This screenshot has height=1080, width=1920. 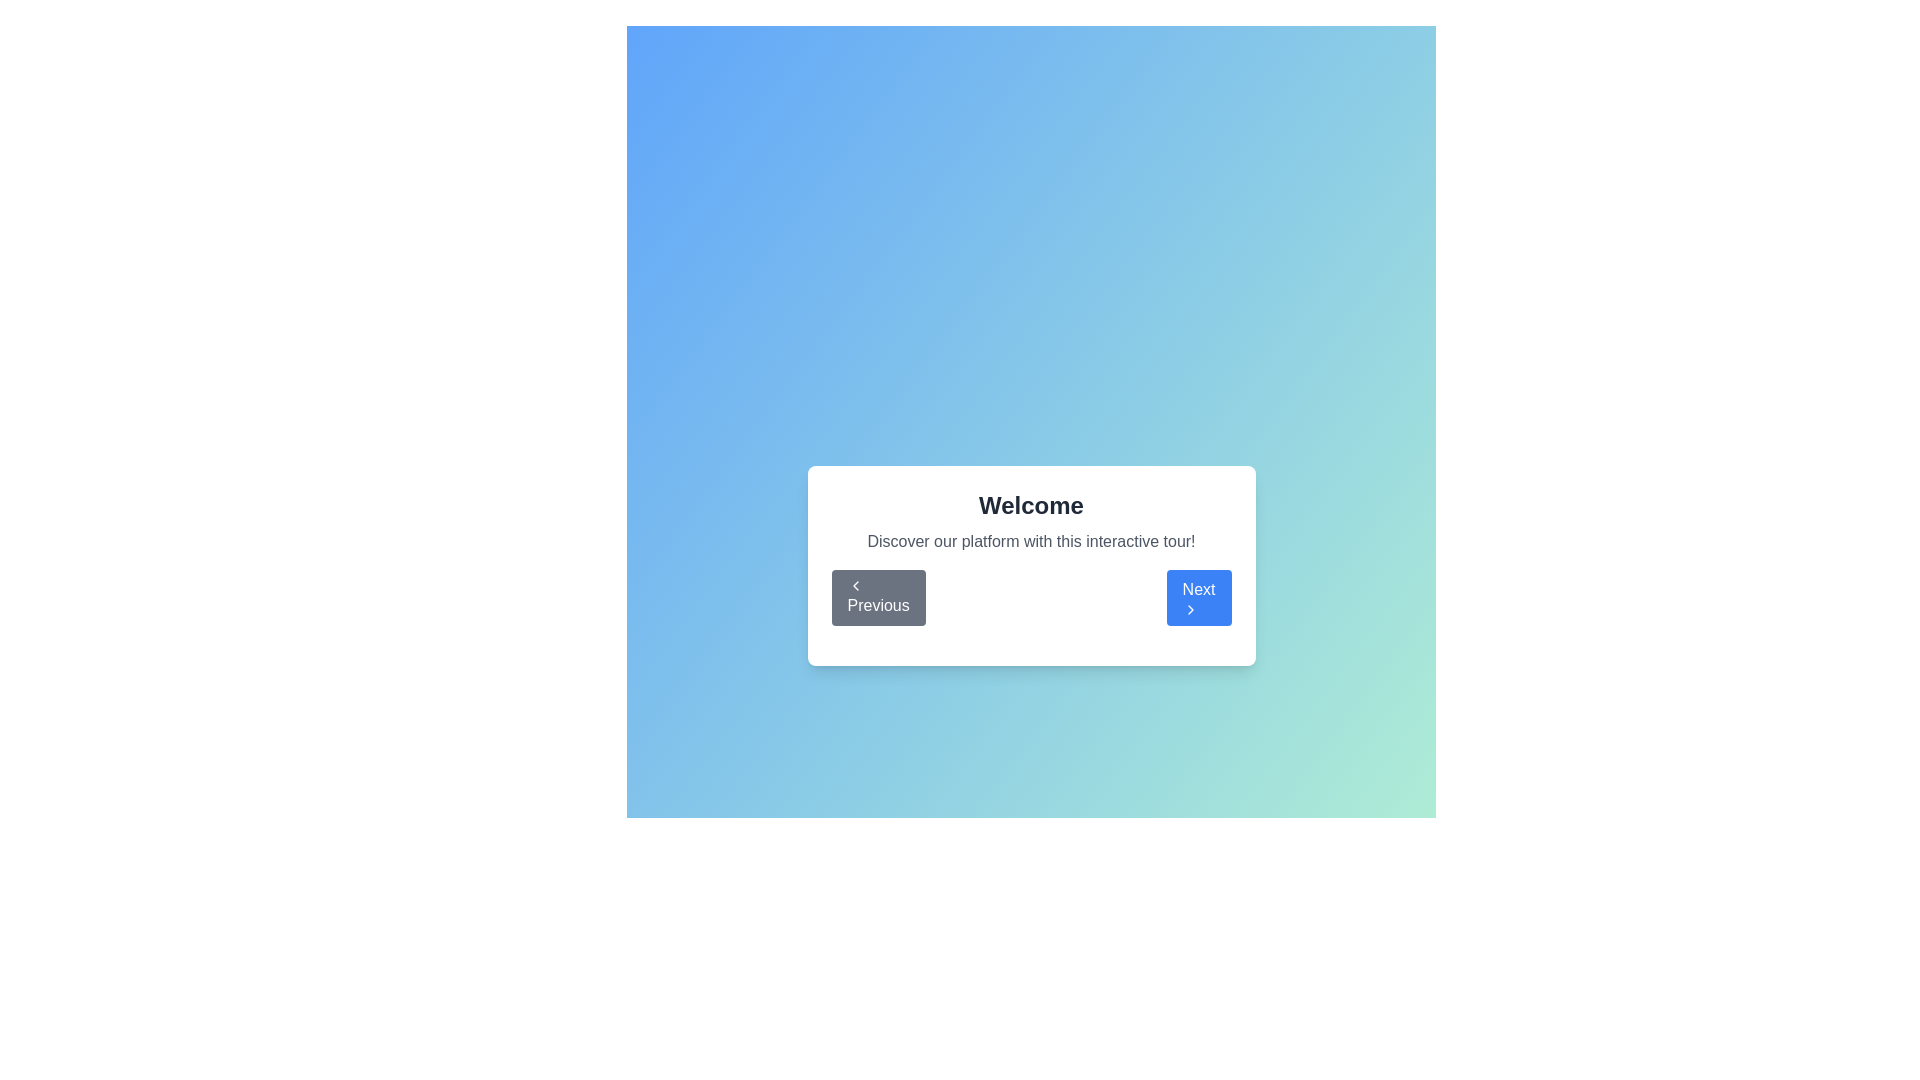 What do you see at coordinates (855, 585) in the screenshot?
I see `the left-pointing chevron icon, which is part of the 'Previous' button in the footer section of the interface` at bounding box center [855, 585].